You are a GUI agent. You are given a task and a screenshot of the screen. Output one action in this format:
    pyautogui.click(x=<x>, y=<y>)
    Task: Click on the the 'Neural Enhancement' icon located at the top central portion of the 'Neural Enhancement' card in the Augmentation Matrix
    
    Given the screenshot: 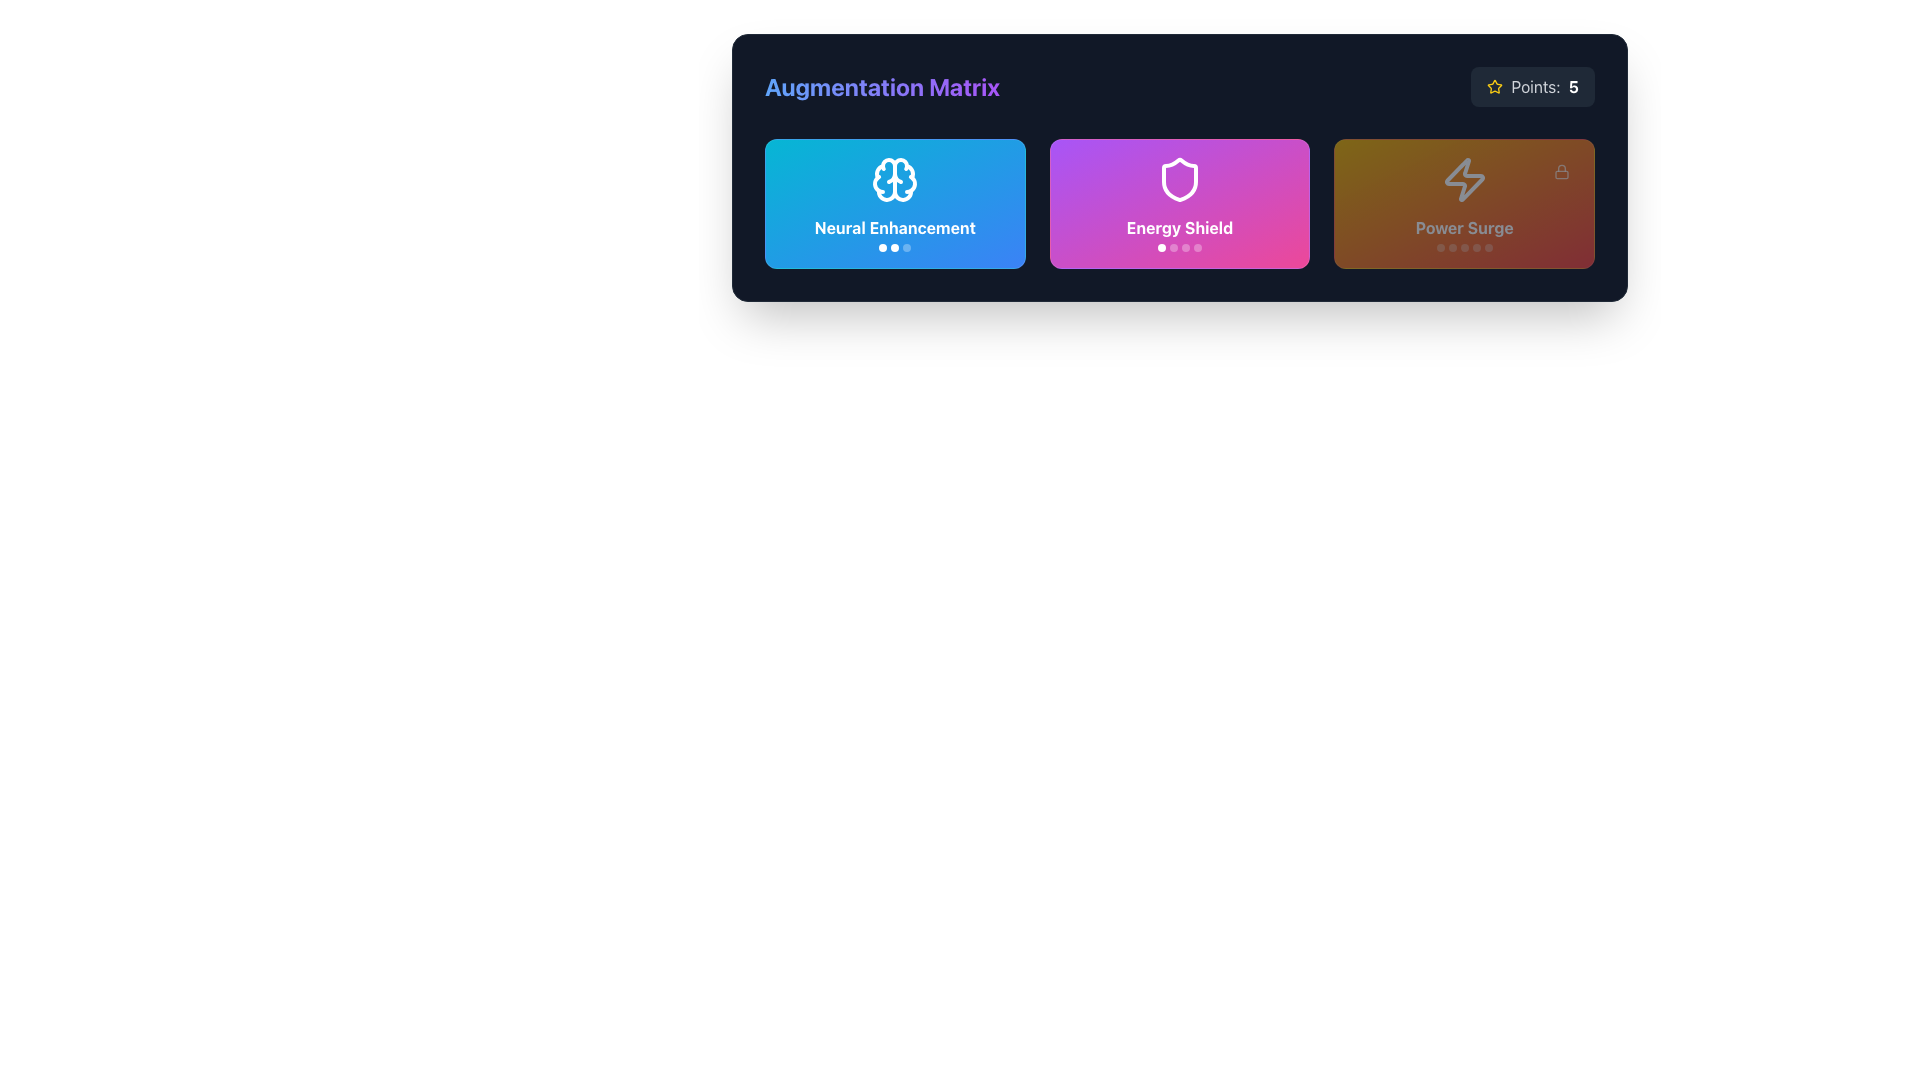 What is the action you would take?
    pyautogui.click(x=894, y=180)
    